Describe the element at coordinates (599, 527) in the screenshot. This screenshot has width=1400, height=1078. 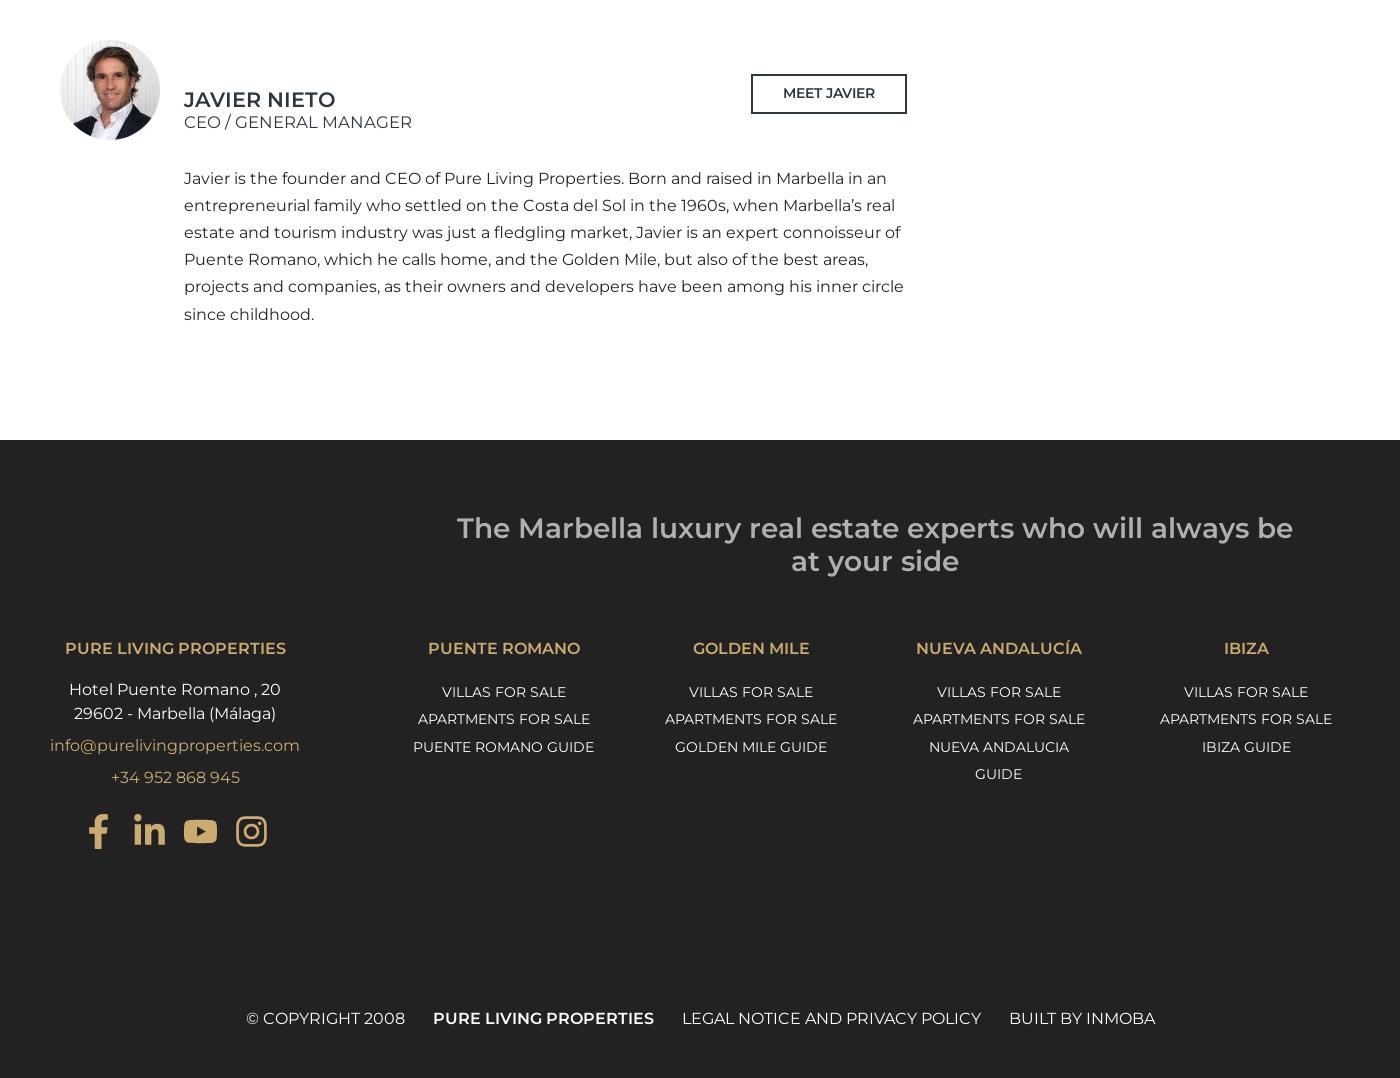
I see `'The Marbella luxury'` at that location.